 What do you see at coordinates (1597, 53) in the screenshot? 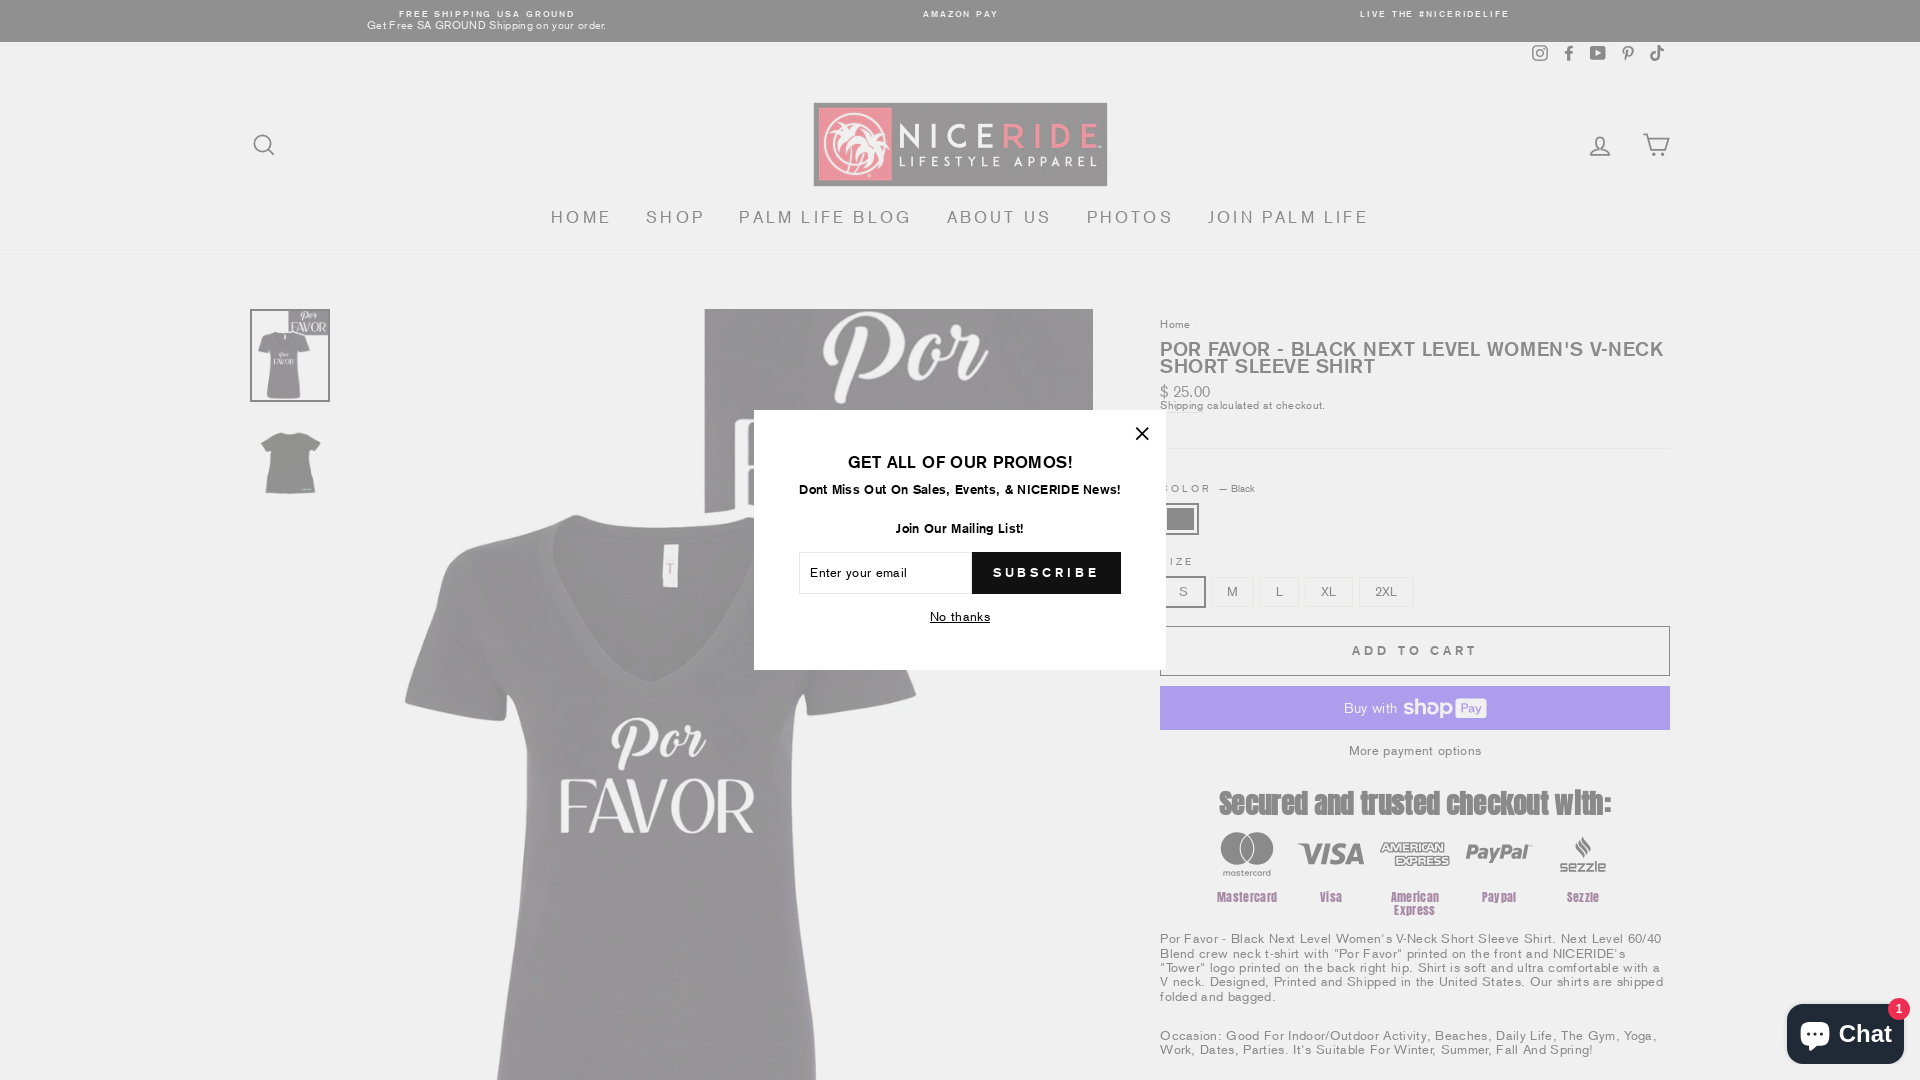
I see `'YouTube'` at bounding box center [1597, 53].